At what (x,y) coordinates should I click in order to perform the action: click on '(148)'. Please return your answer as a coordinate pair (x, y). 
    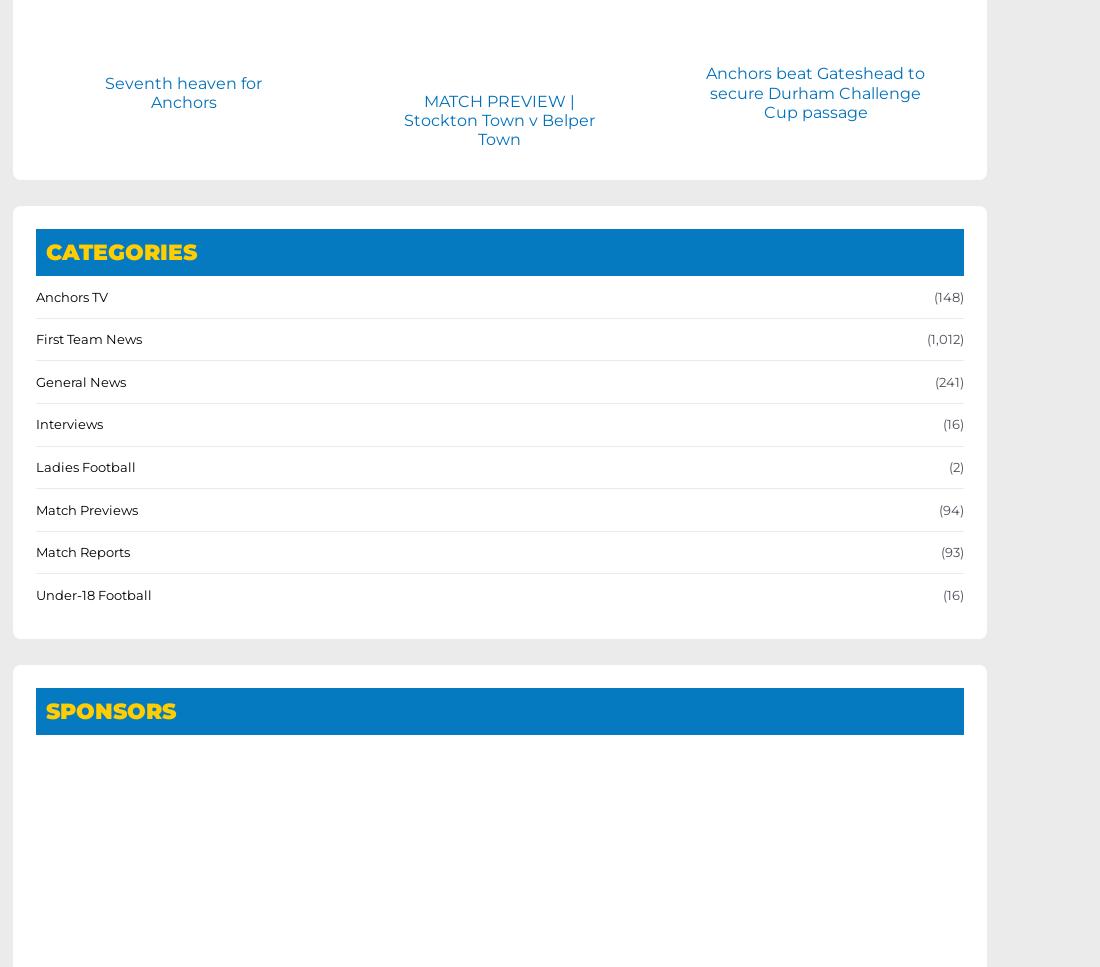
    Looking at the image, I should click on (934, 294).